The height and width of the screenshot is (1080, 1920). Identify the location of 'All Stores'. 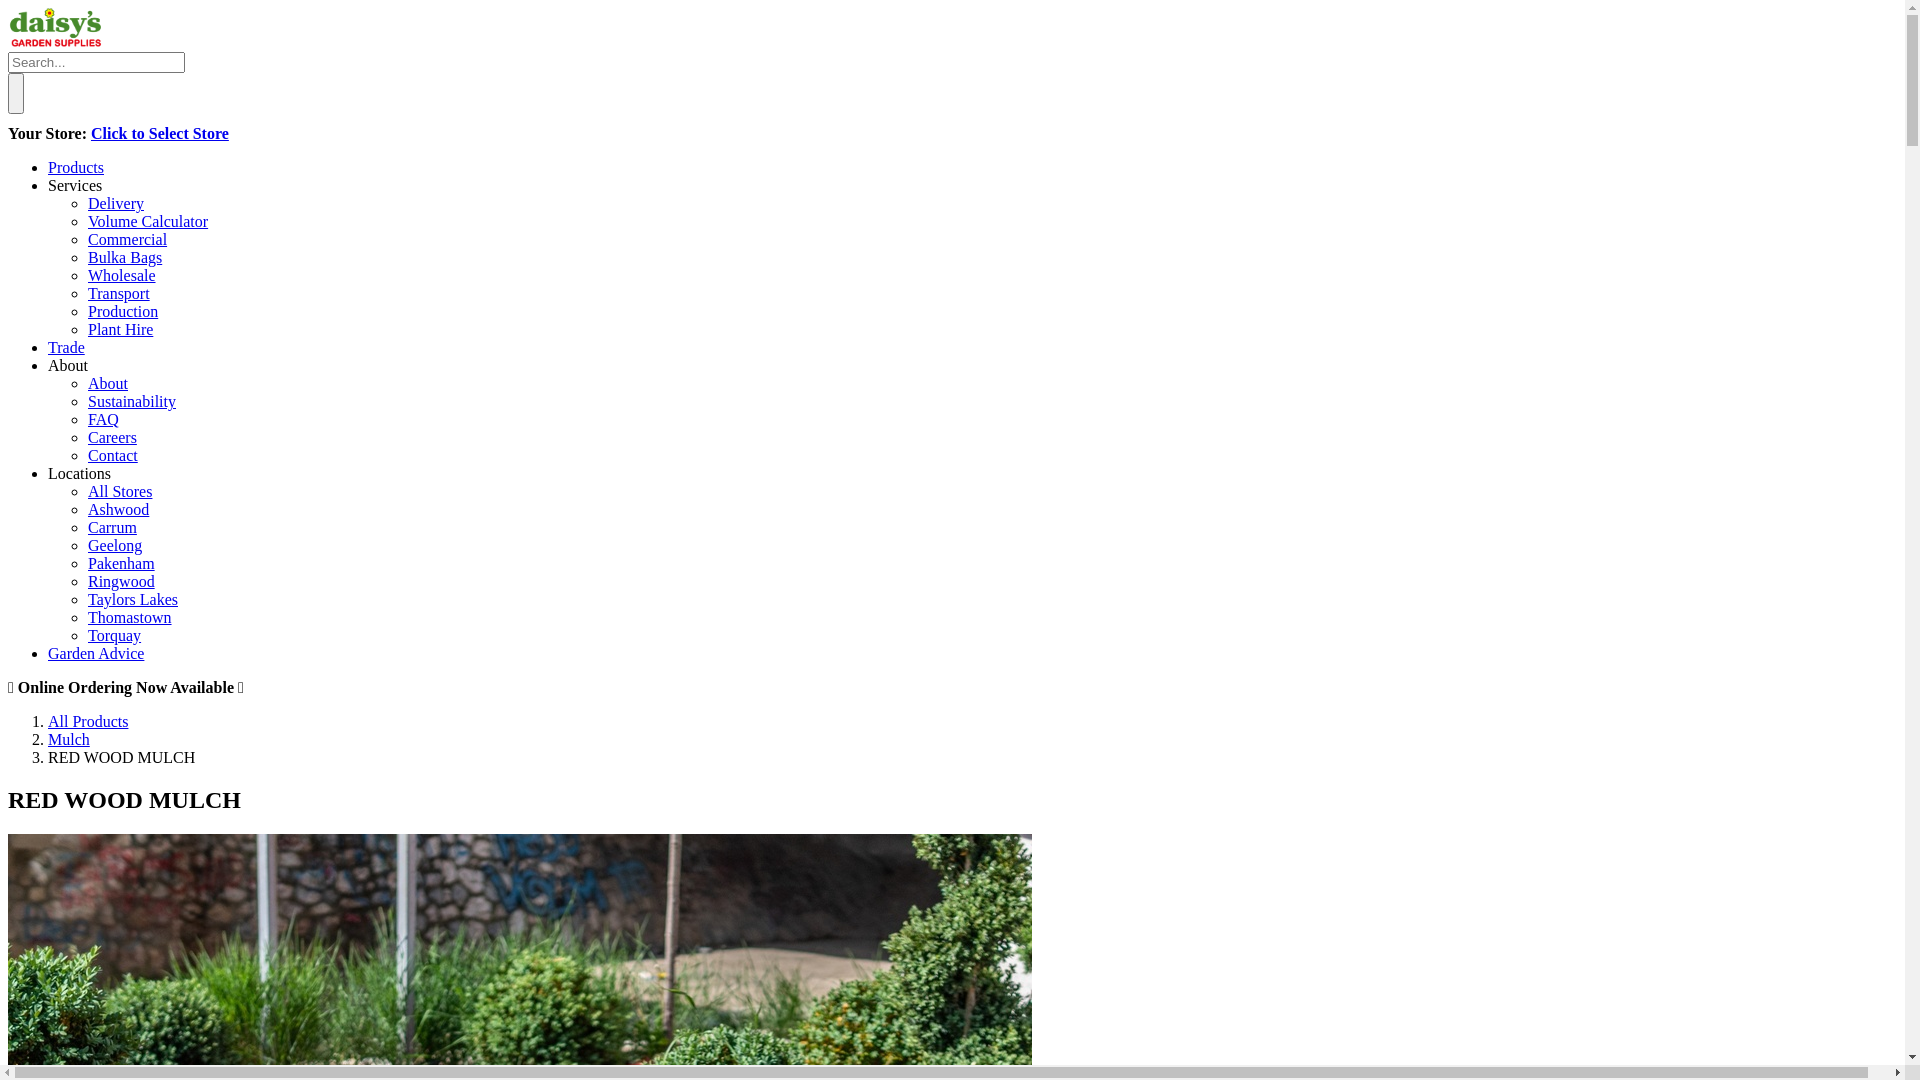
(86, 491).